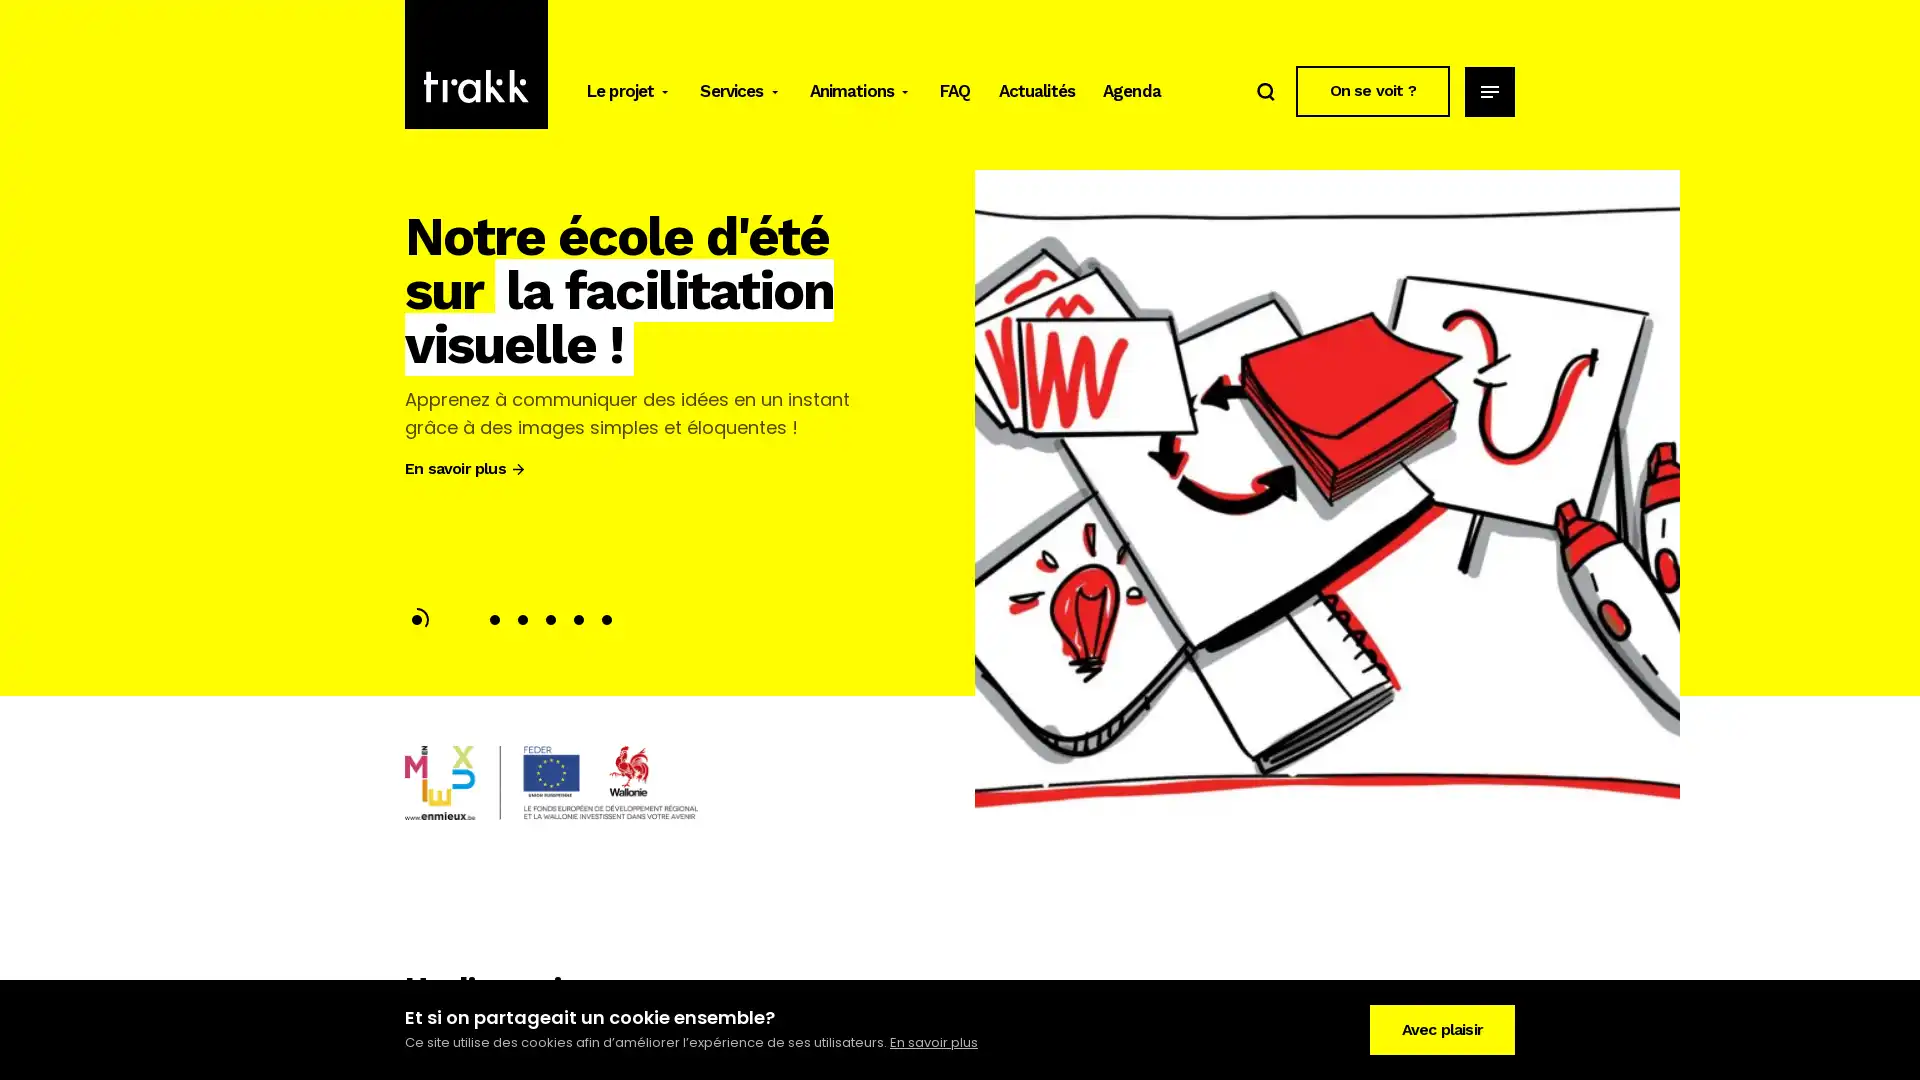 Image resolution: width=1920 pixels, height=1080 pixels. Describe the element at coordinates (578, 619) in the screenshot. I see `Slide 5` at that location.